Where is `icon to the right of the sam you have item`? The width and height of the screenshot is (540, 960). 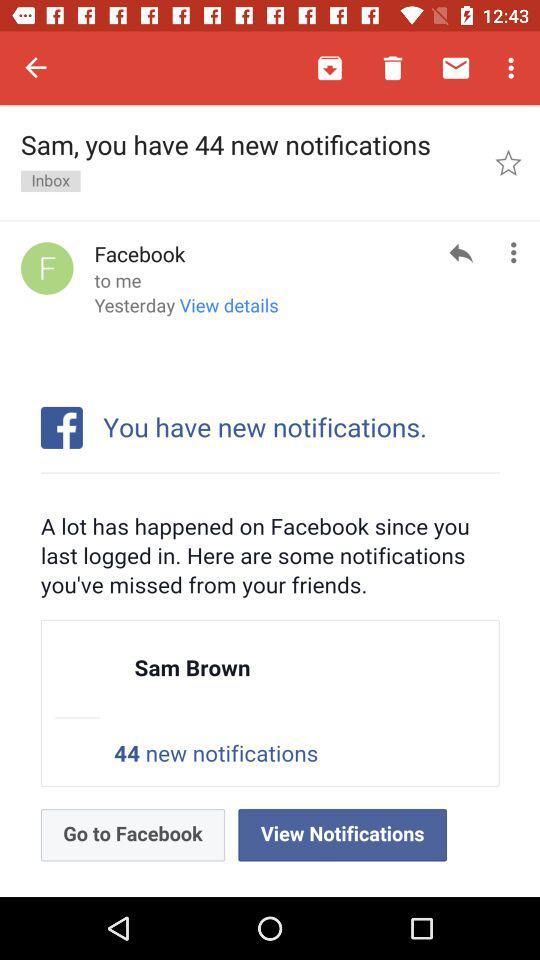
icon to the right of the sam you have item is located at coordinates (508, 161).